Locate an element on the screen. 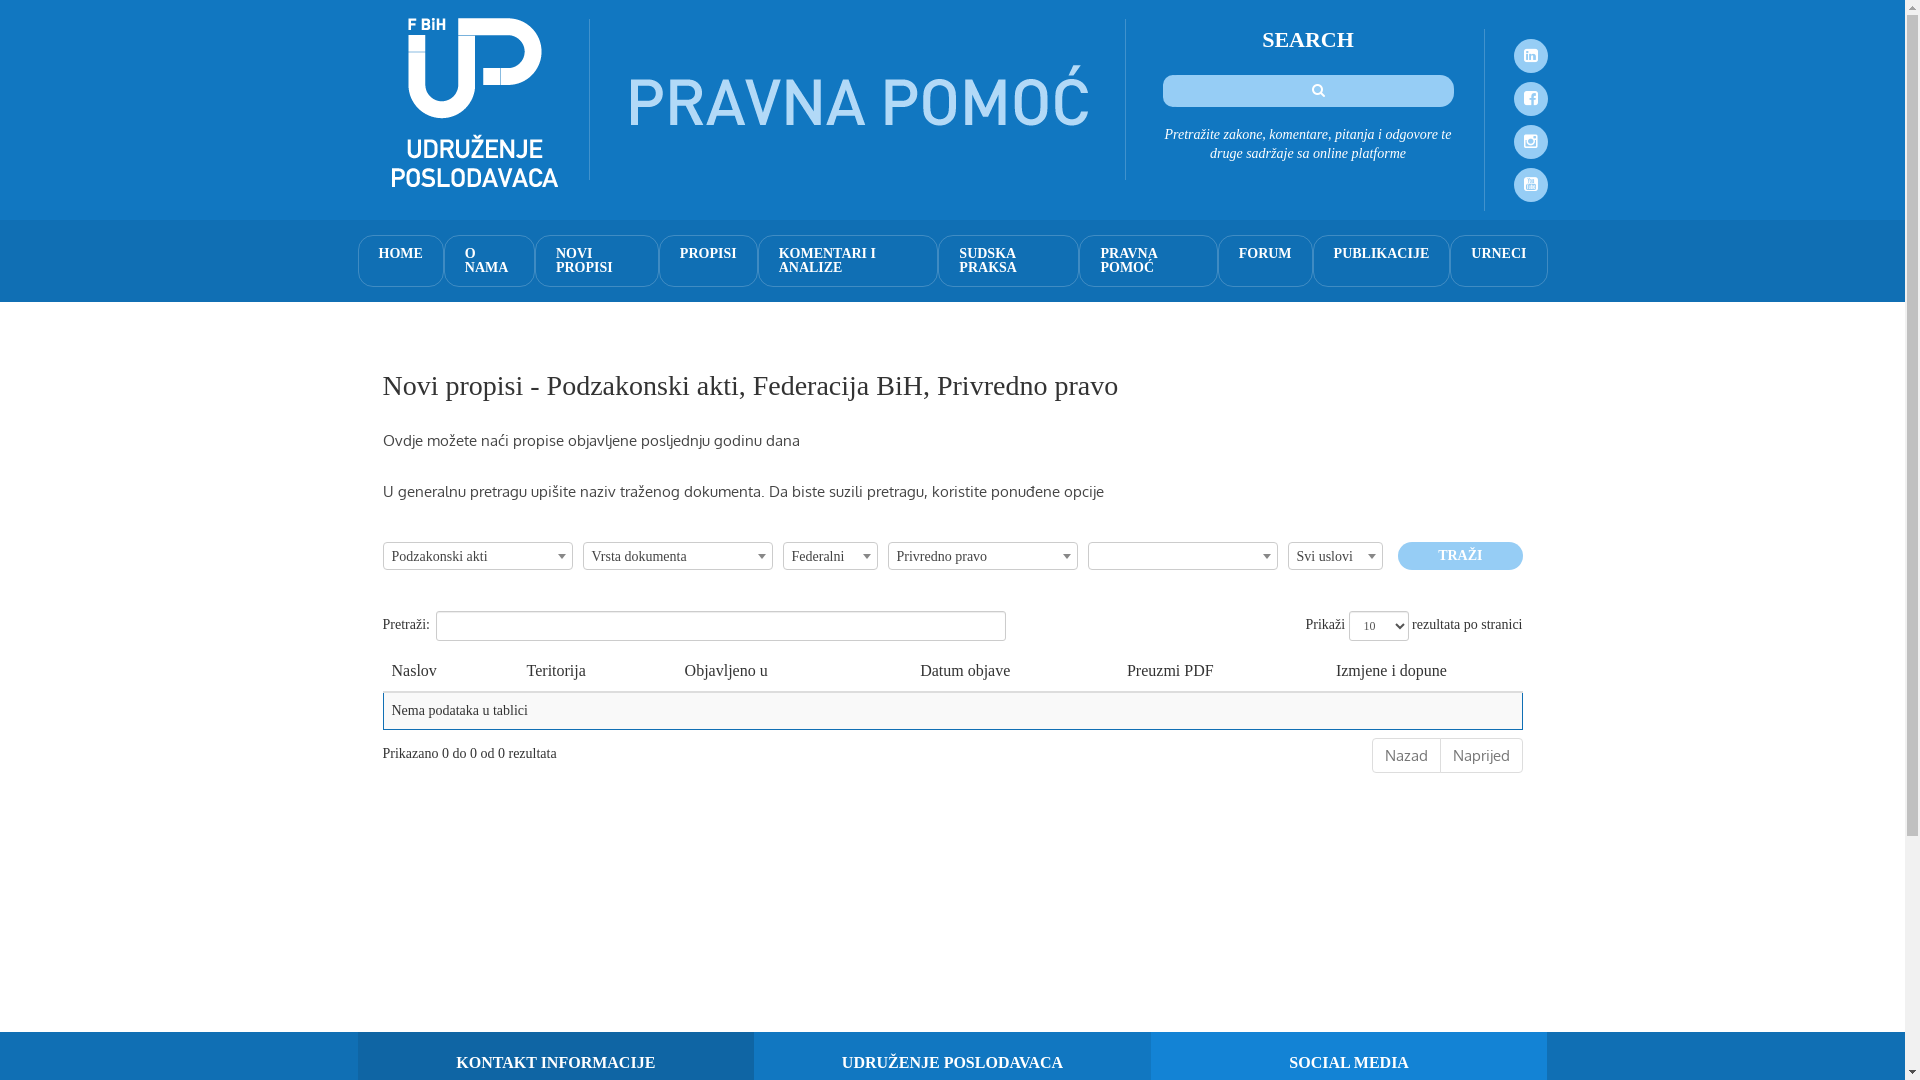  'PUBLIKACIJE' is located at coordinates (1381, 260).